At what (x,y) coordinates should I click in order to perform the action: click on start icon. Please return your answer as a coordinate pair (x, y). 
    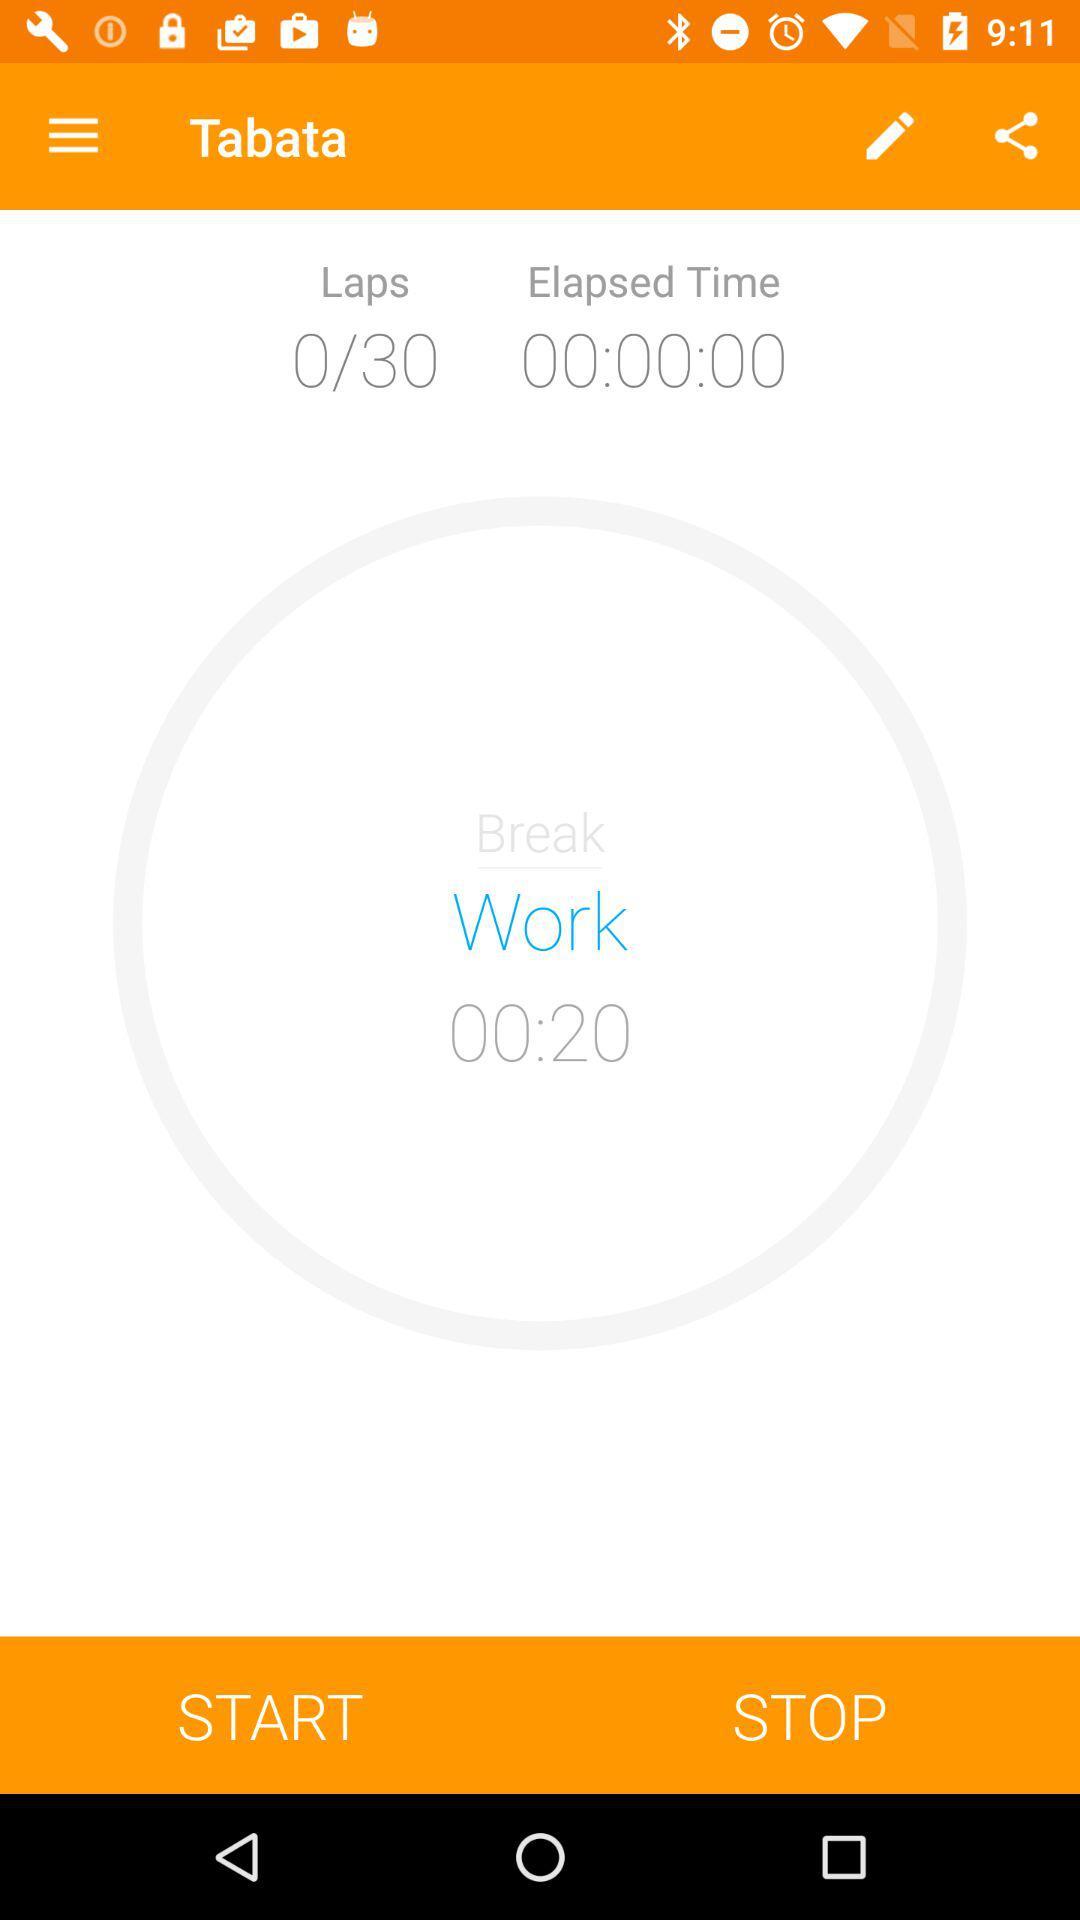
    Looking at the image, I should click on (270, 1714).